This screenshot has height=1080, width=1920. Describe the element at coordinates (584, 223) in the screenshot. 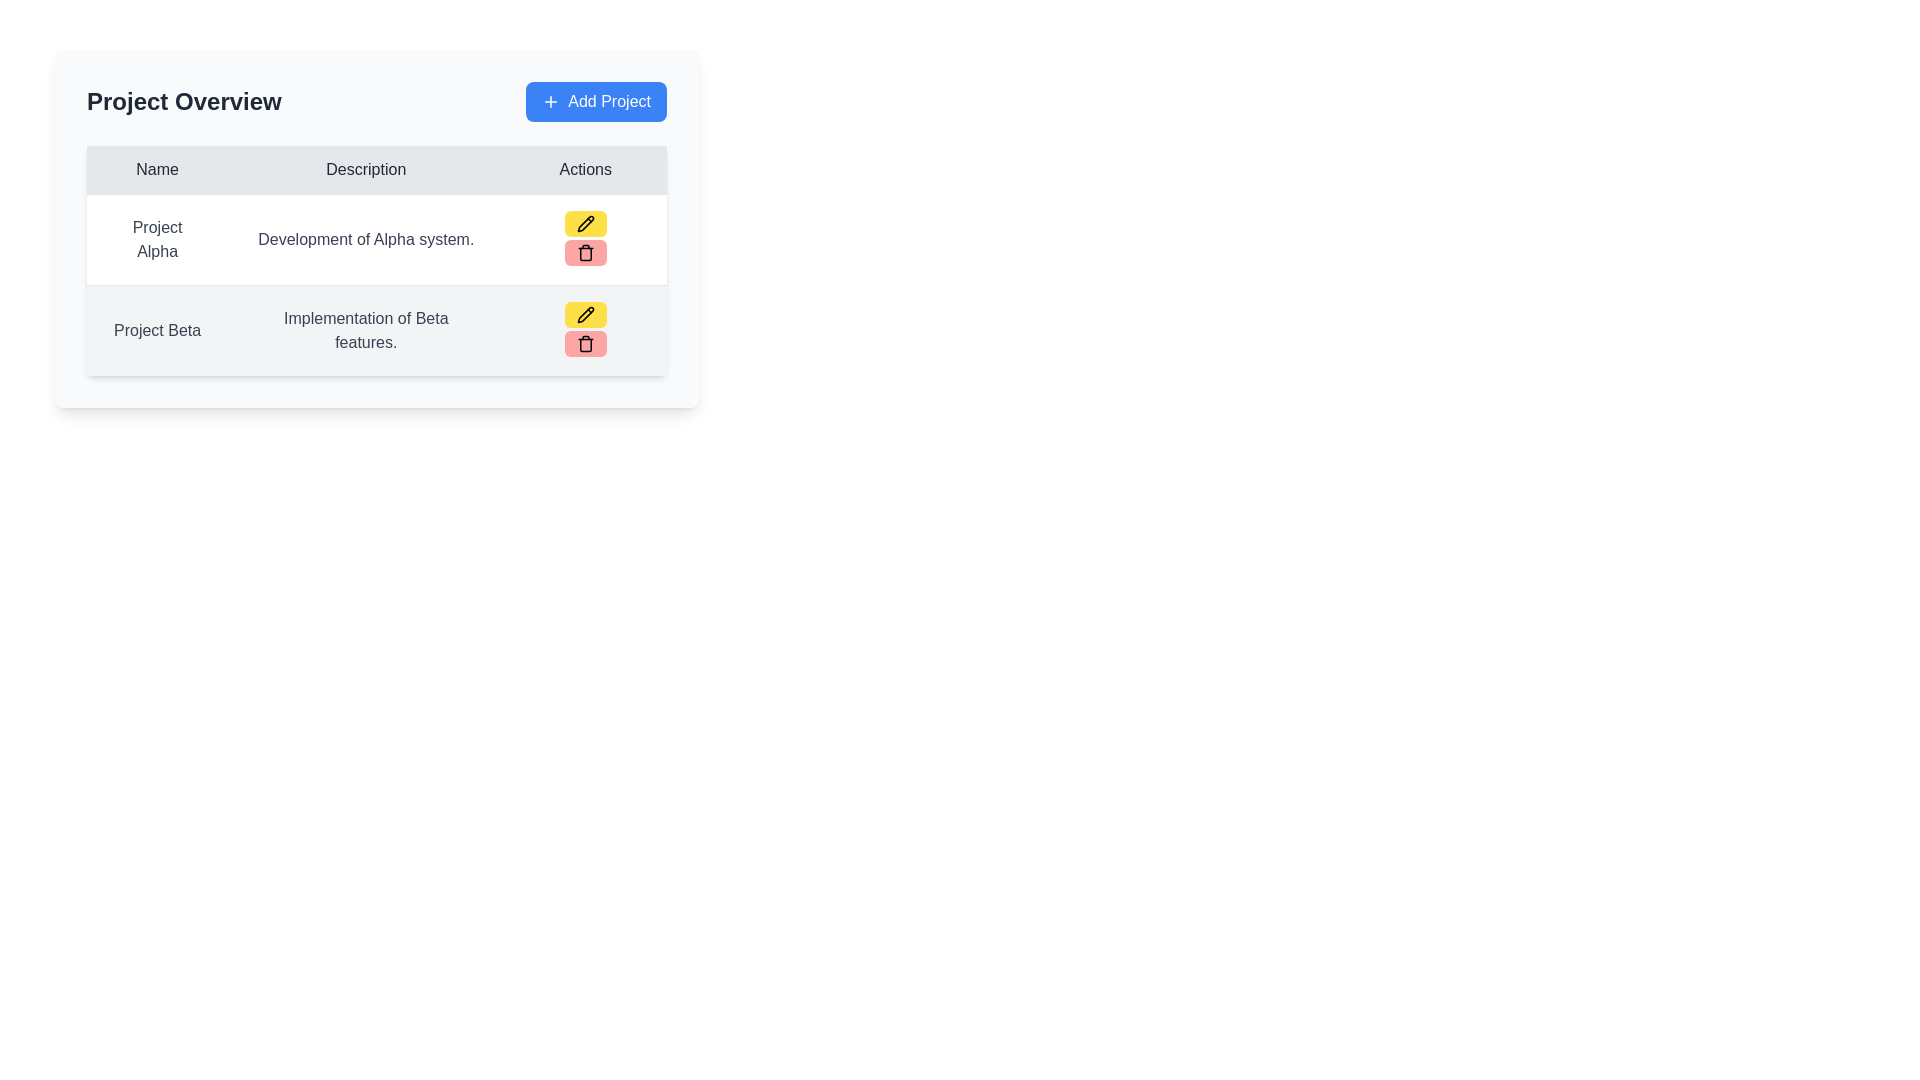

I see `the small rectangular yellow button with a black pencil icon located in the 'Actions' column of the first row corresponding to 'Project Alpha' to initiate editing` at that location.